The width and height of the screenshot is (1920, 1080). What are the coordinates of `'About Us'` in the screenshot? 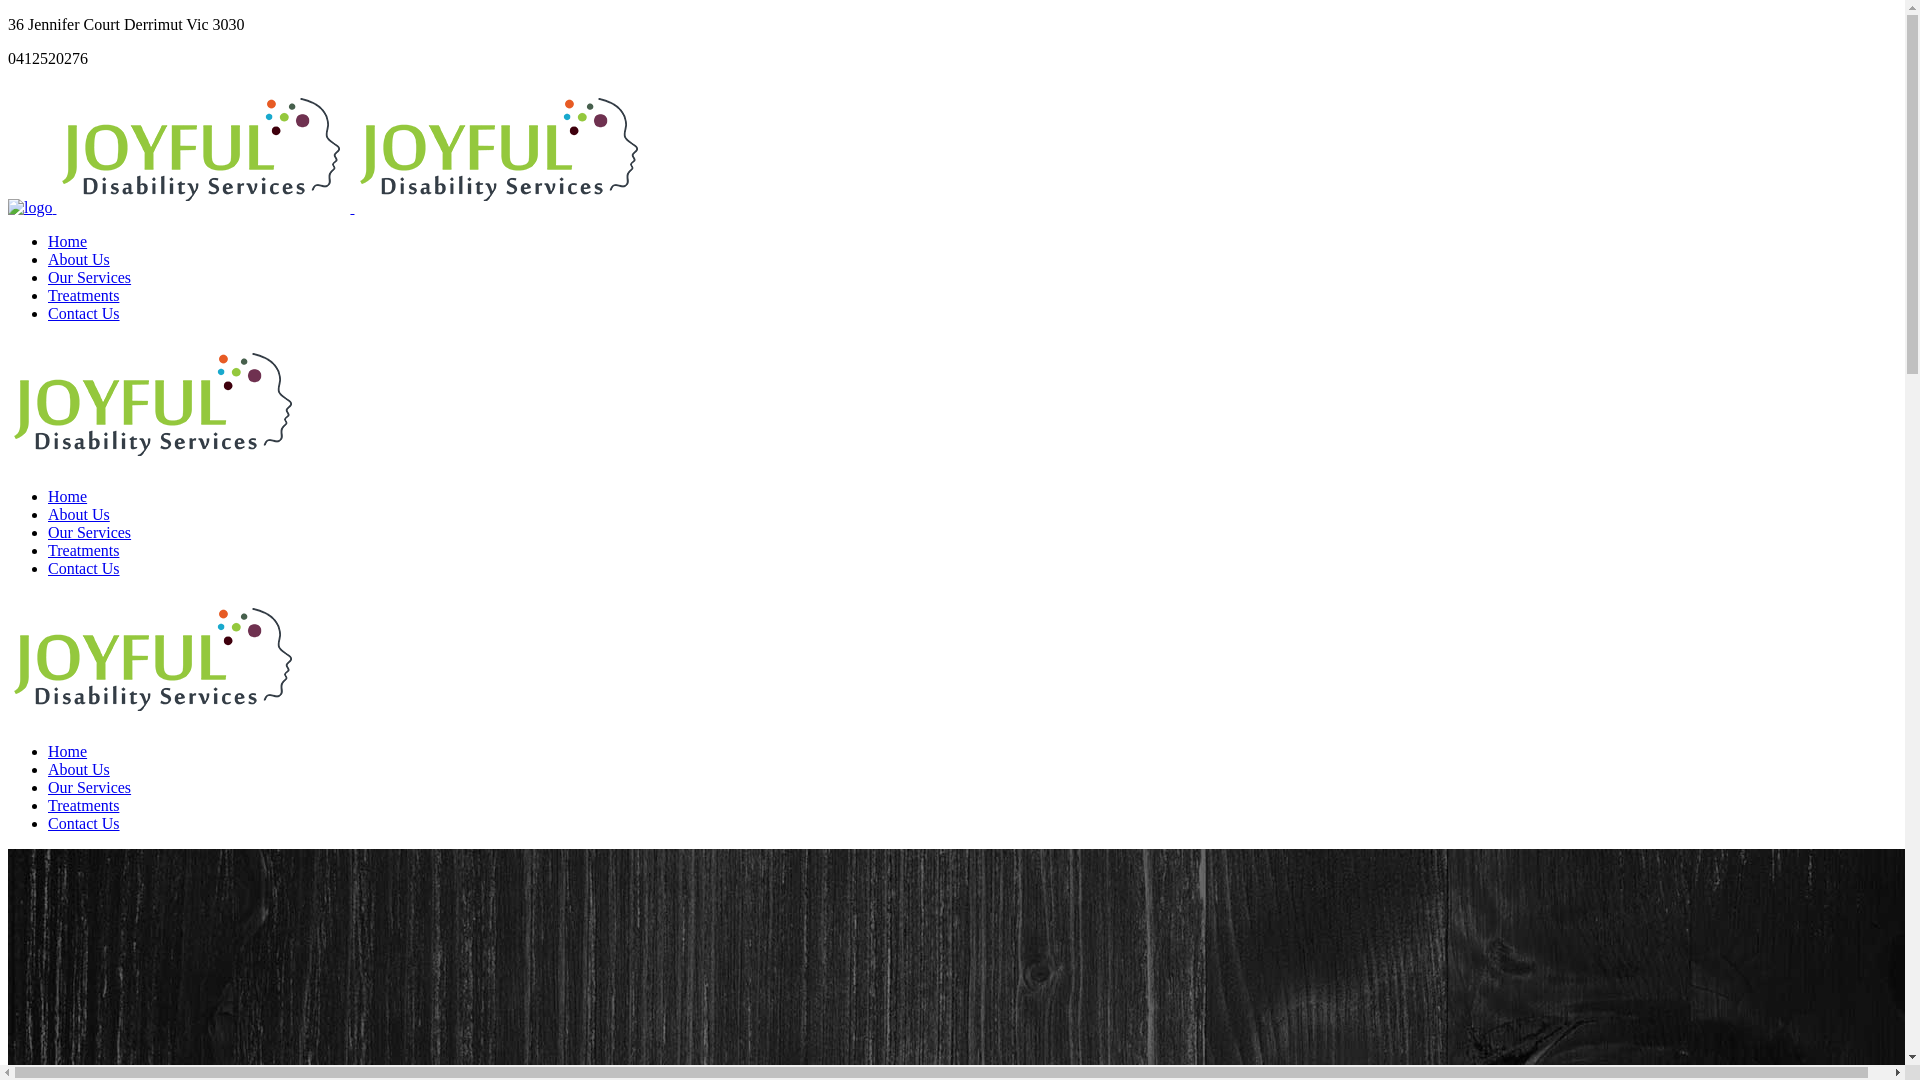 It's located at (48, 768).